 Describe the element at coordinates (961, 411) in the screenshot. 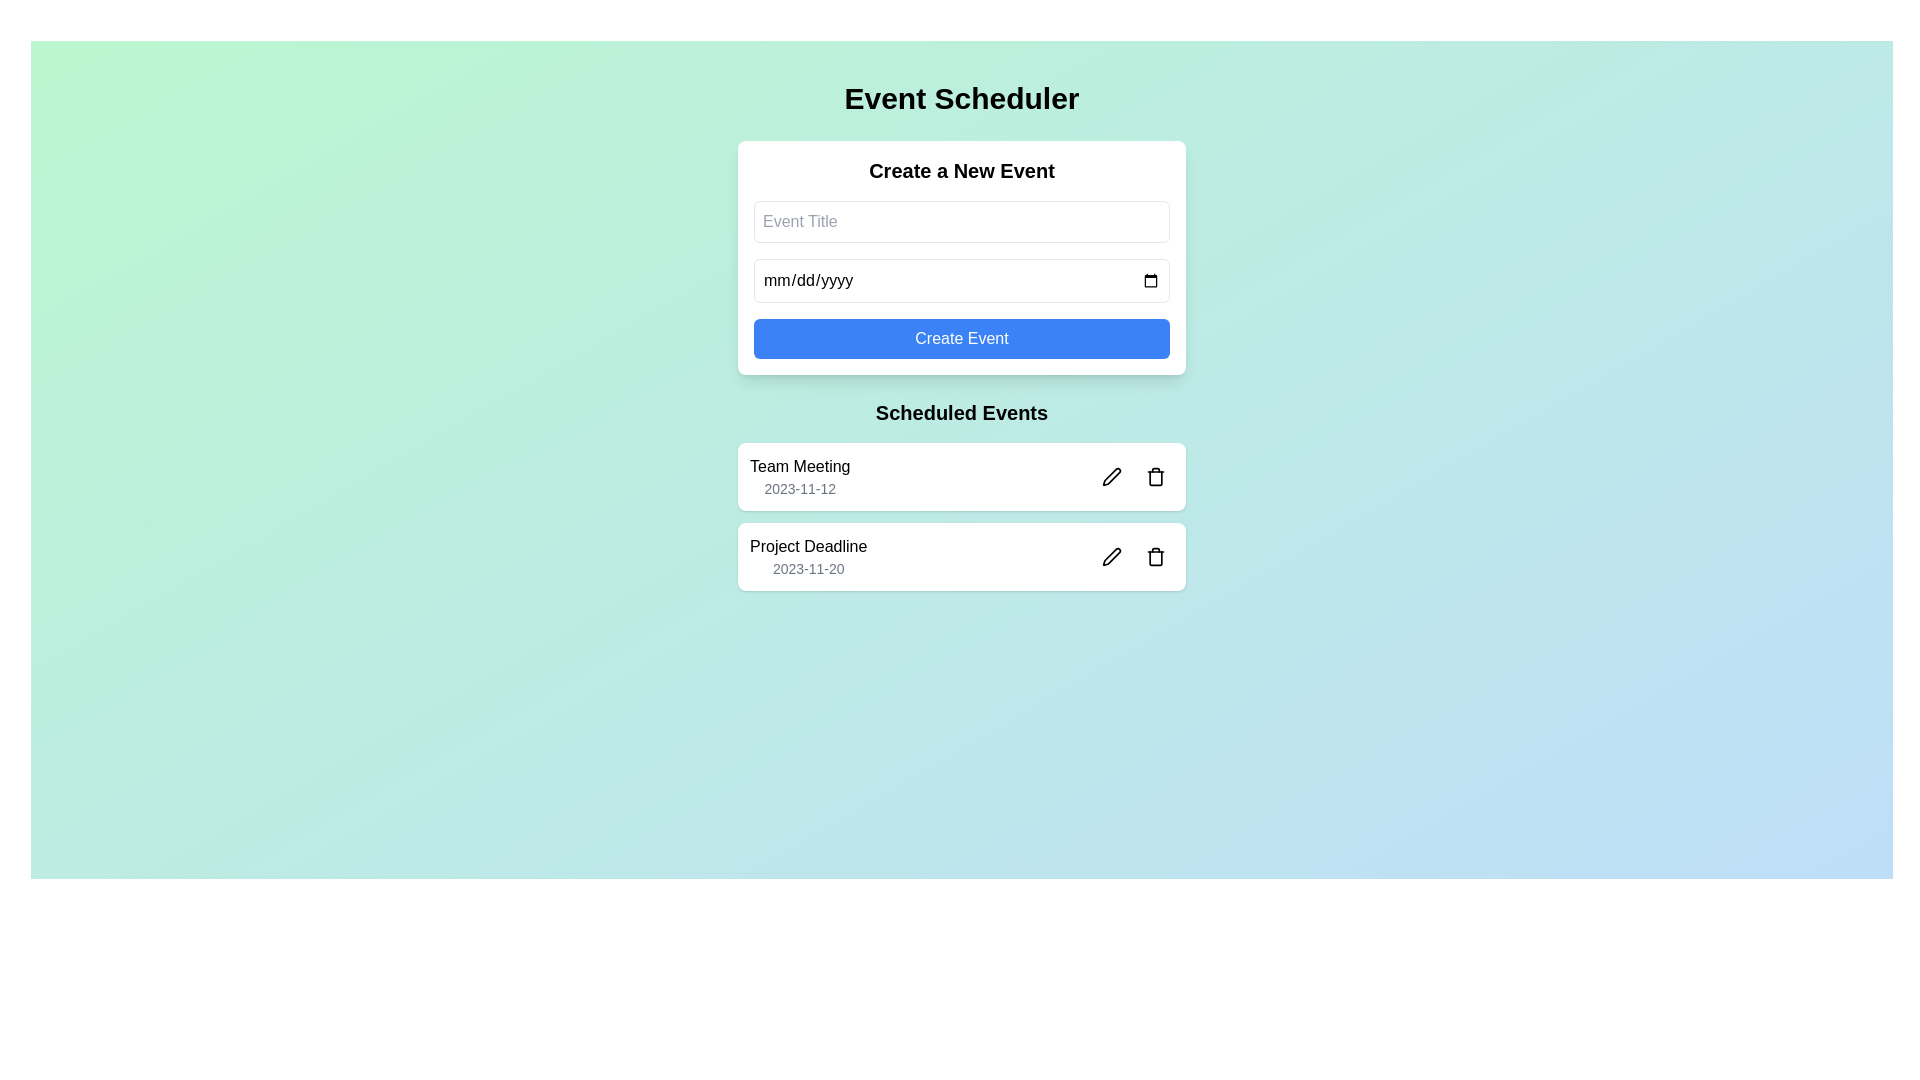

I see `the Text Label that serves as a section title for the upcoming scheduled events, located below the 'Create a New Event' section` at that location.